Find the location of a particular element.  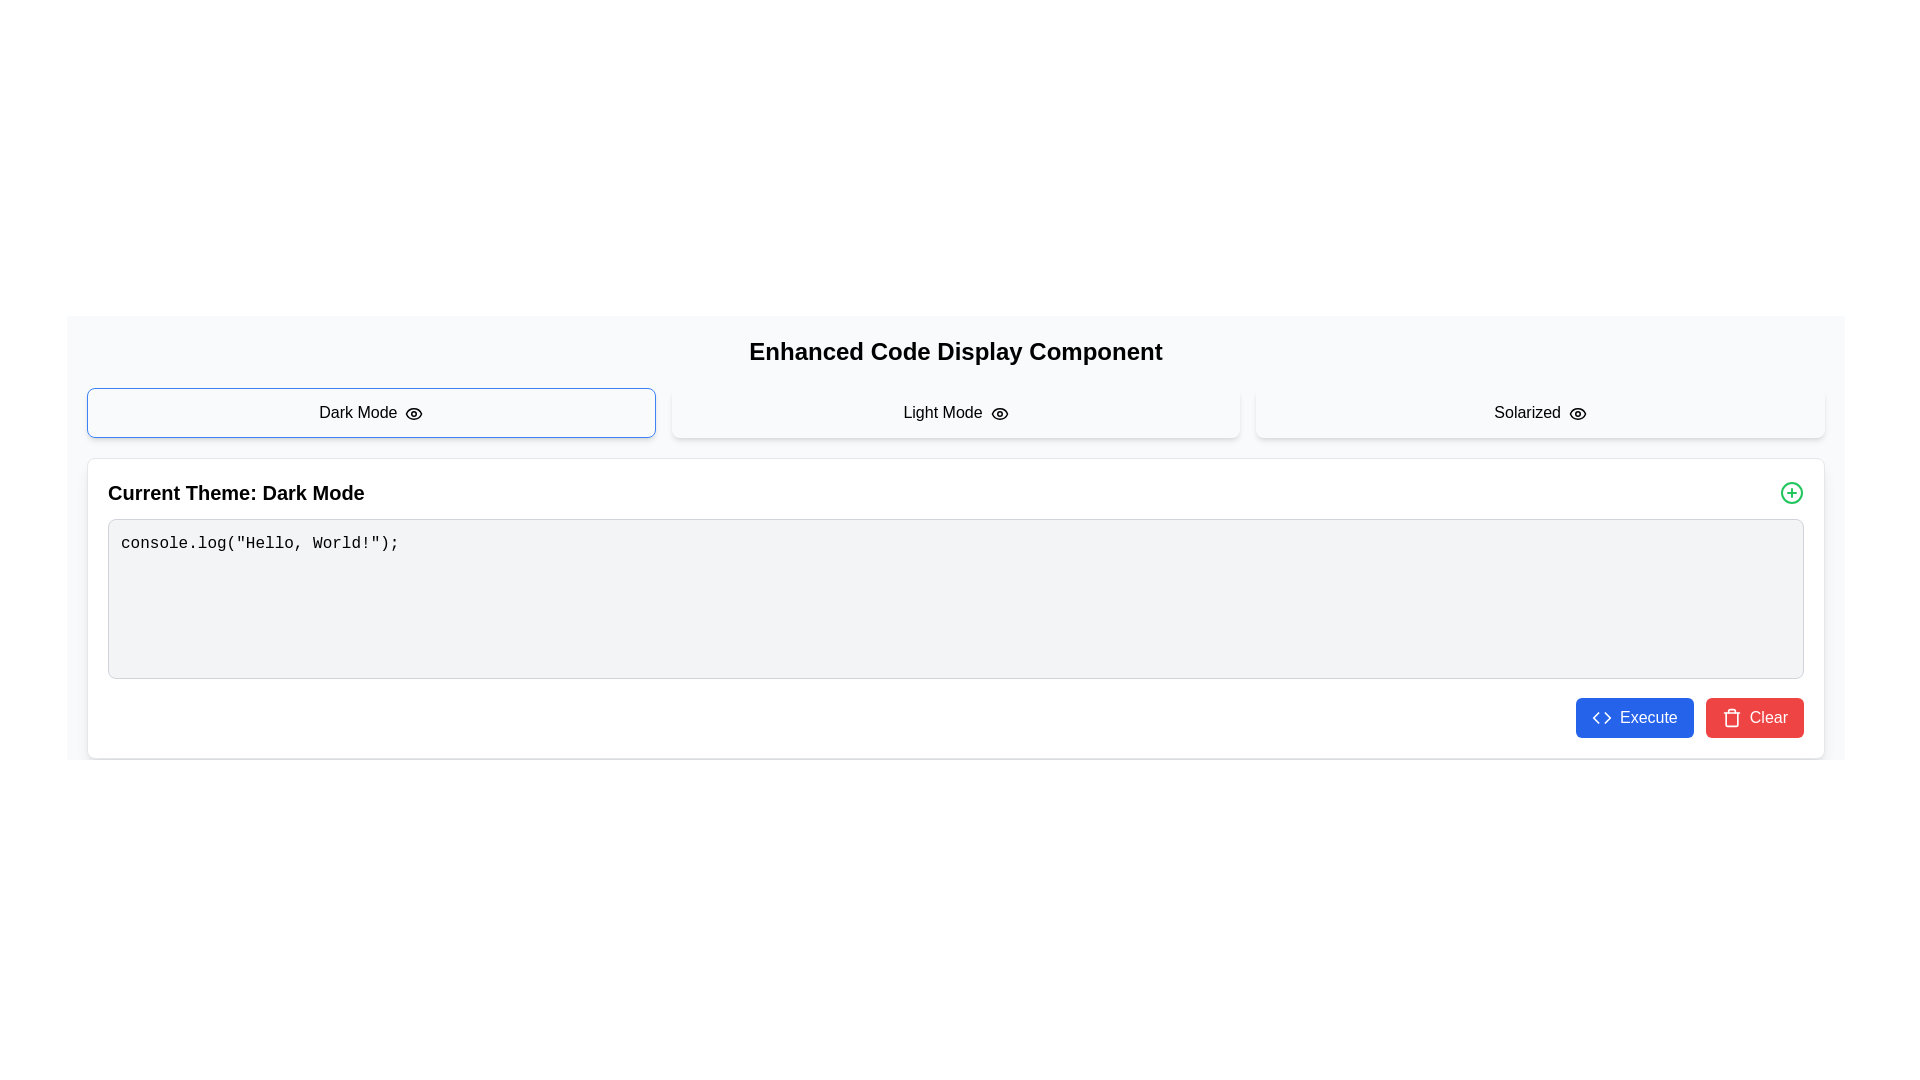

the 'Clear' icon located in the red button at the top-right of the interface is located at coordinates (1730, 716).